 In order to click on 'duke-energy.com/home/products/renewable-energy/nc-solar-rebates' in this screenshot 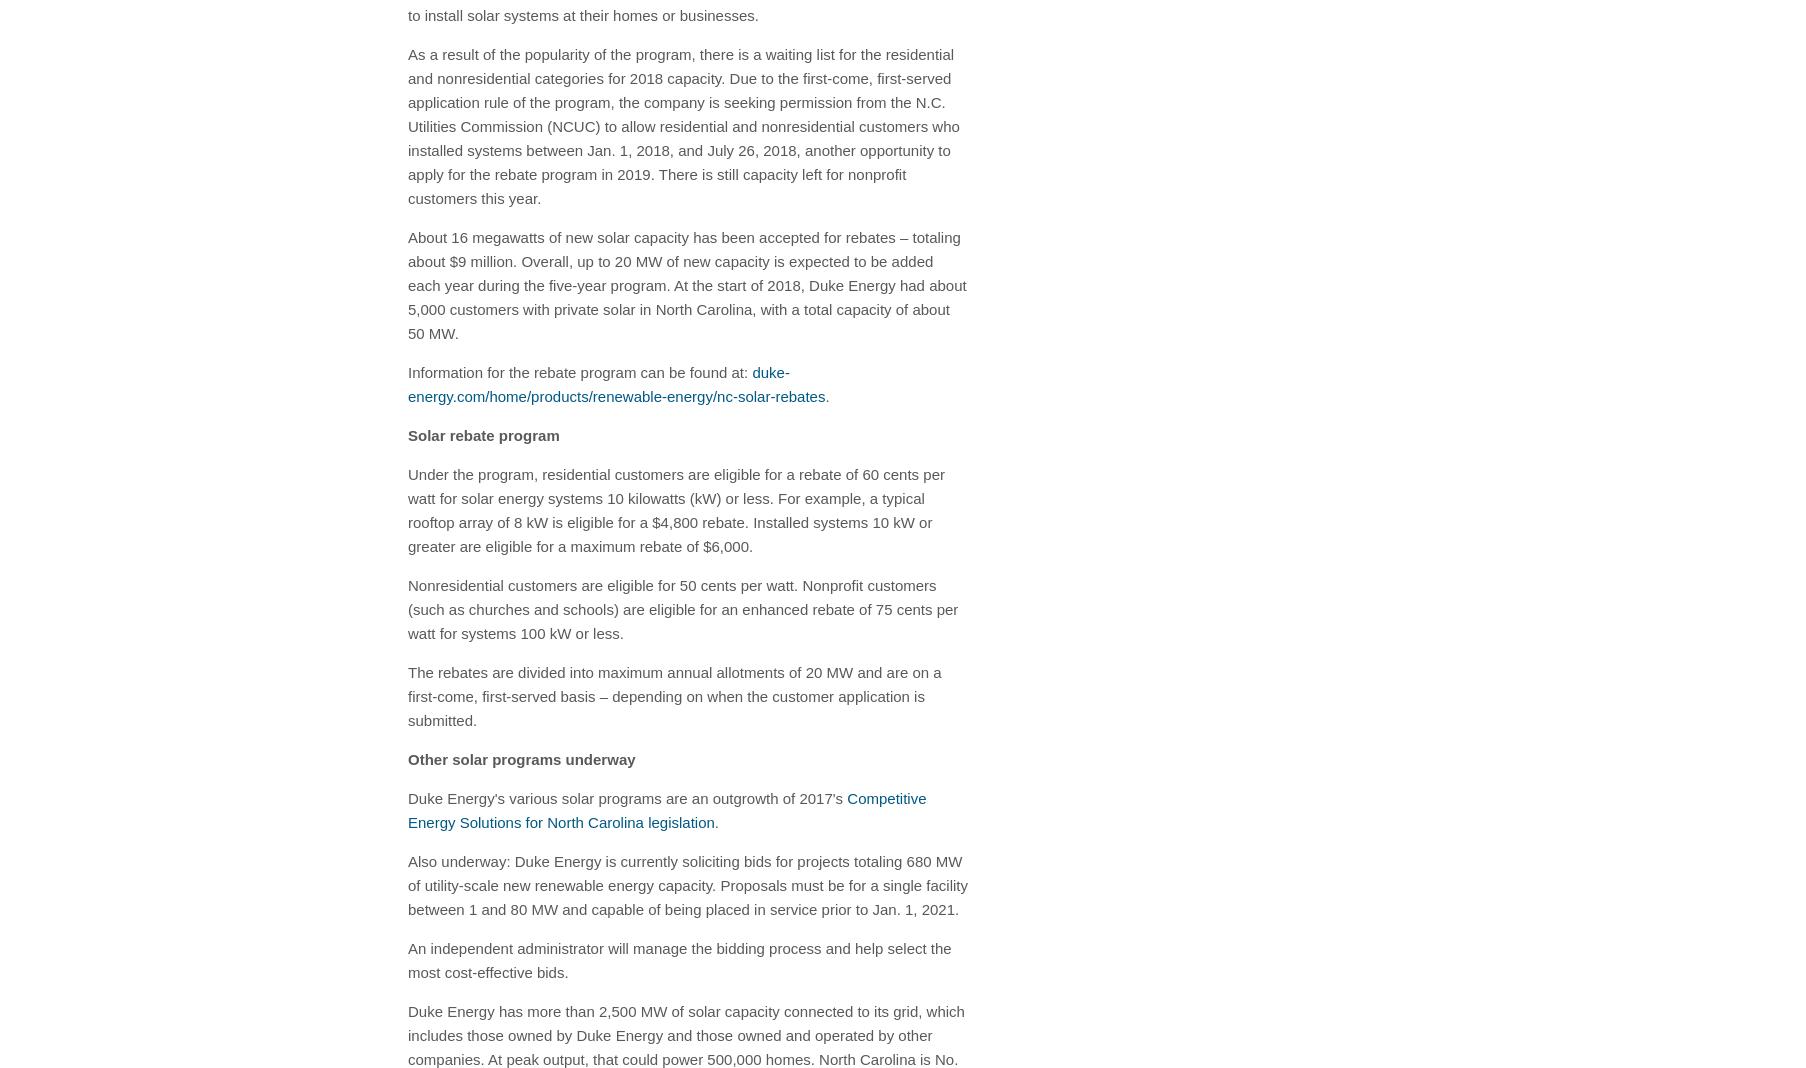, I will do `click(616, 382)`.